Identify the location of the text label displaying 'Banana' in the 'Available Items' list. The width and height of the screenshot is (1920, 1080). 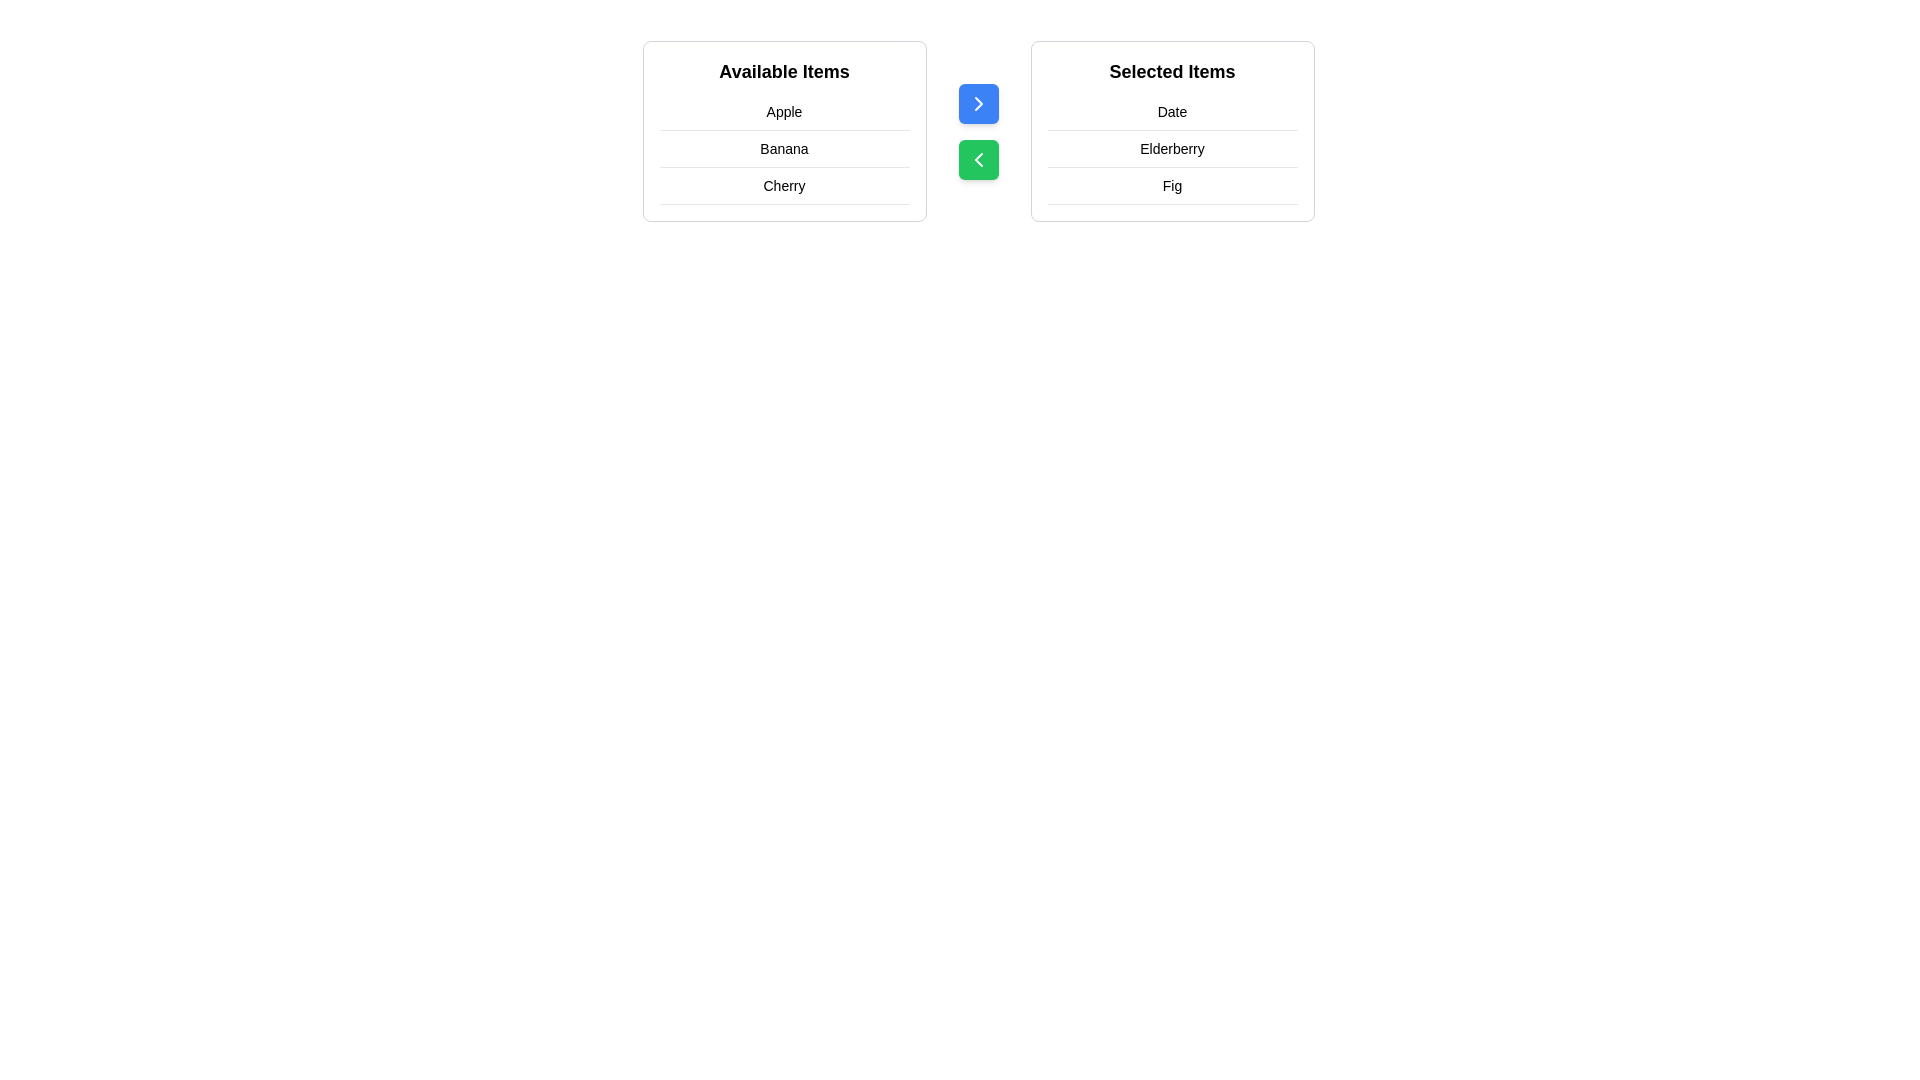
(783, 148).